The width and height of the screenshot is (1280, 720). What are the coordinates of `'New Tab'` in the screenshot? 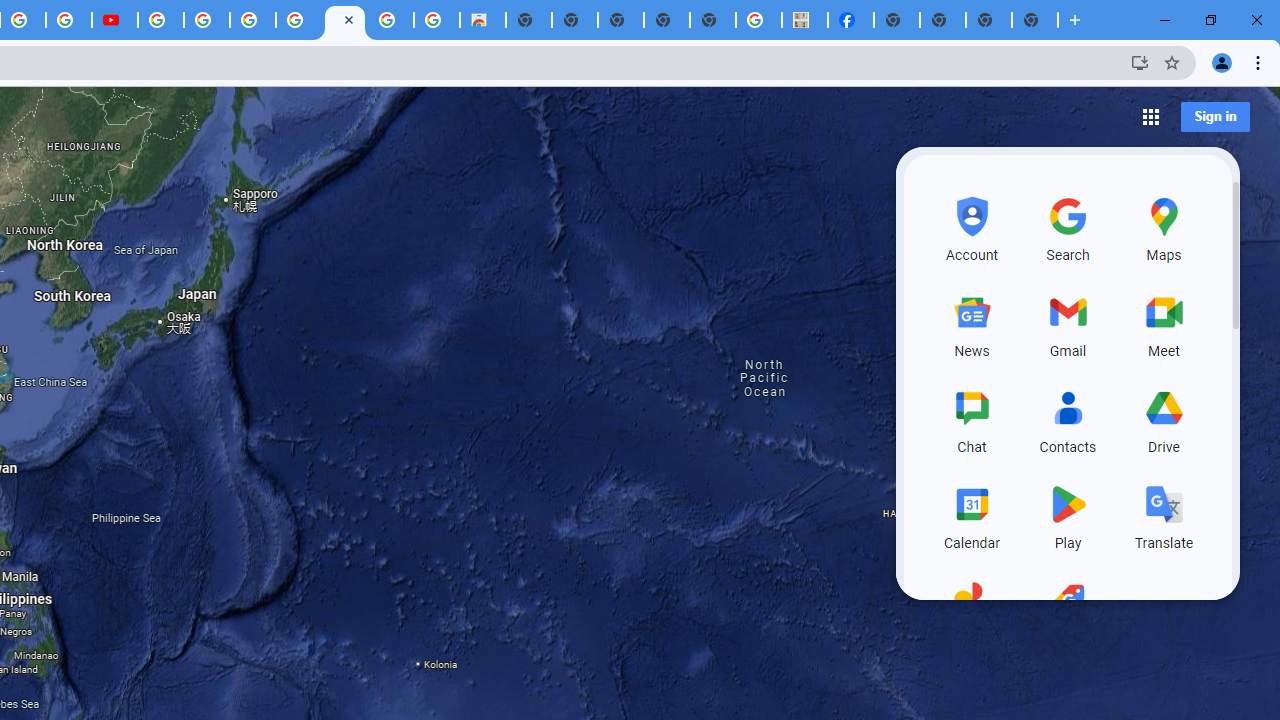 It's located at (1035, 20).